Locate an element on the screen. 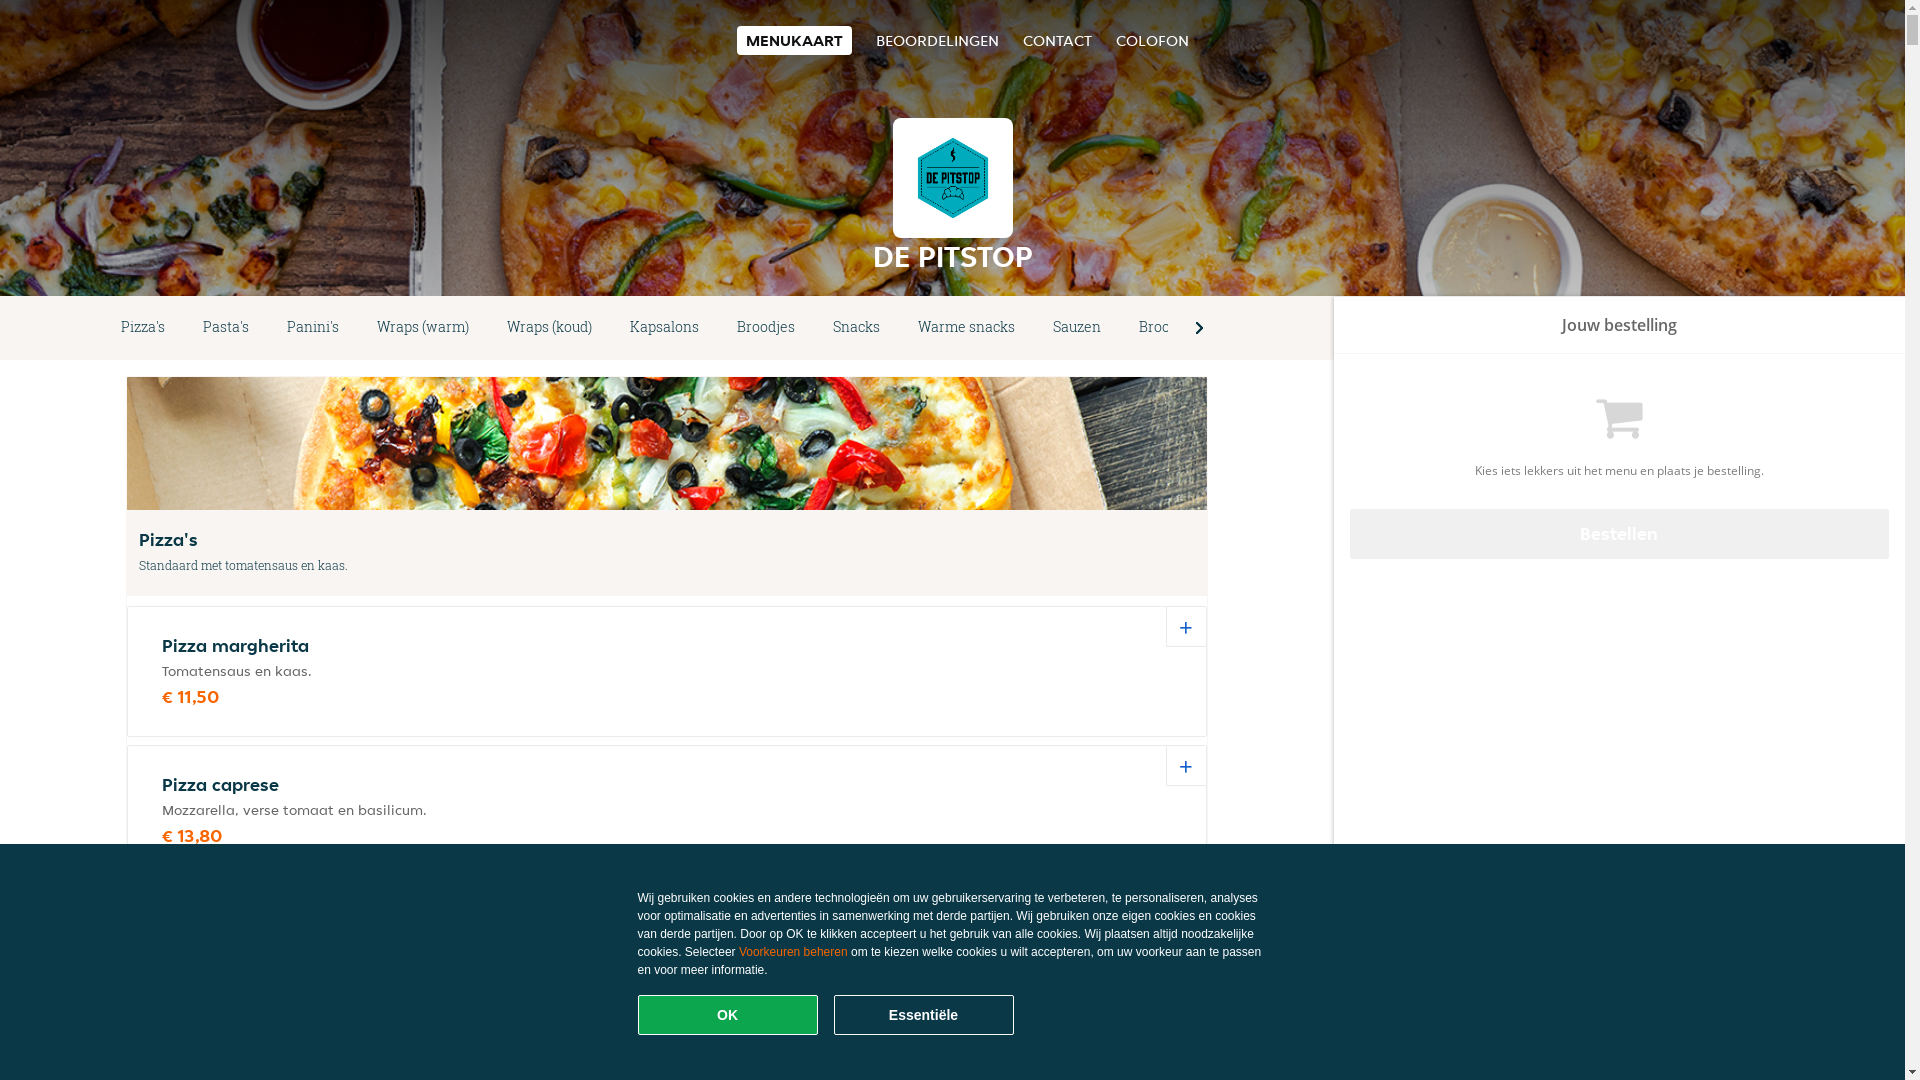  'Brood' is located at coordinates (1158, 326).